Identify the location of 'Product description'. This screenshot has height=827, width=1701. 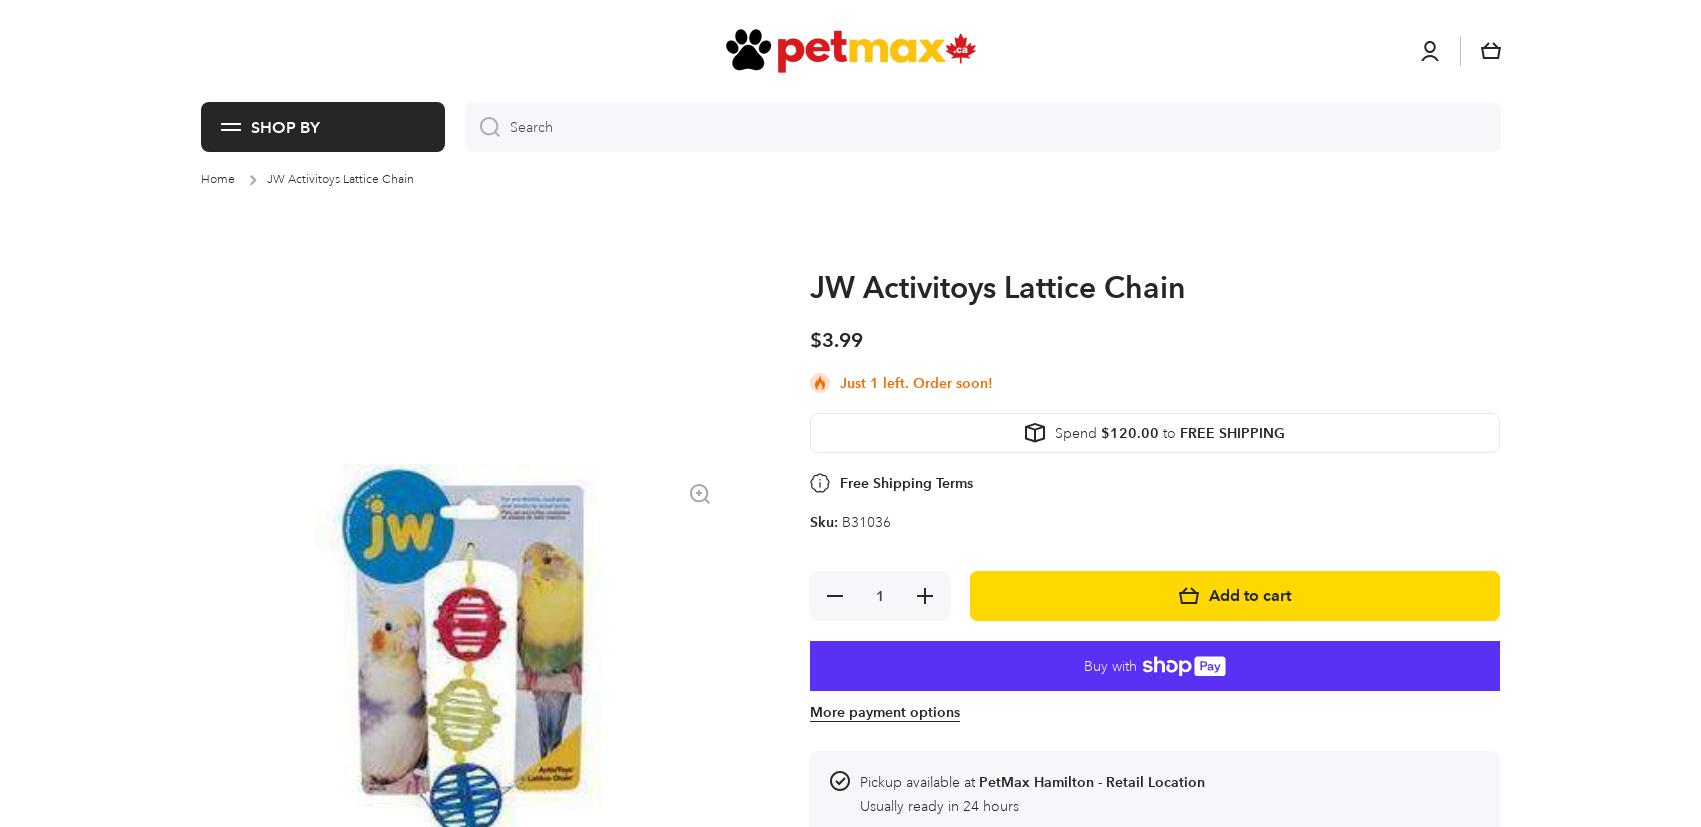
(839, 499).